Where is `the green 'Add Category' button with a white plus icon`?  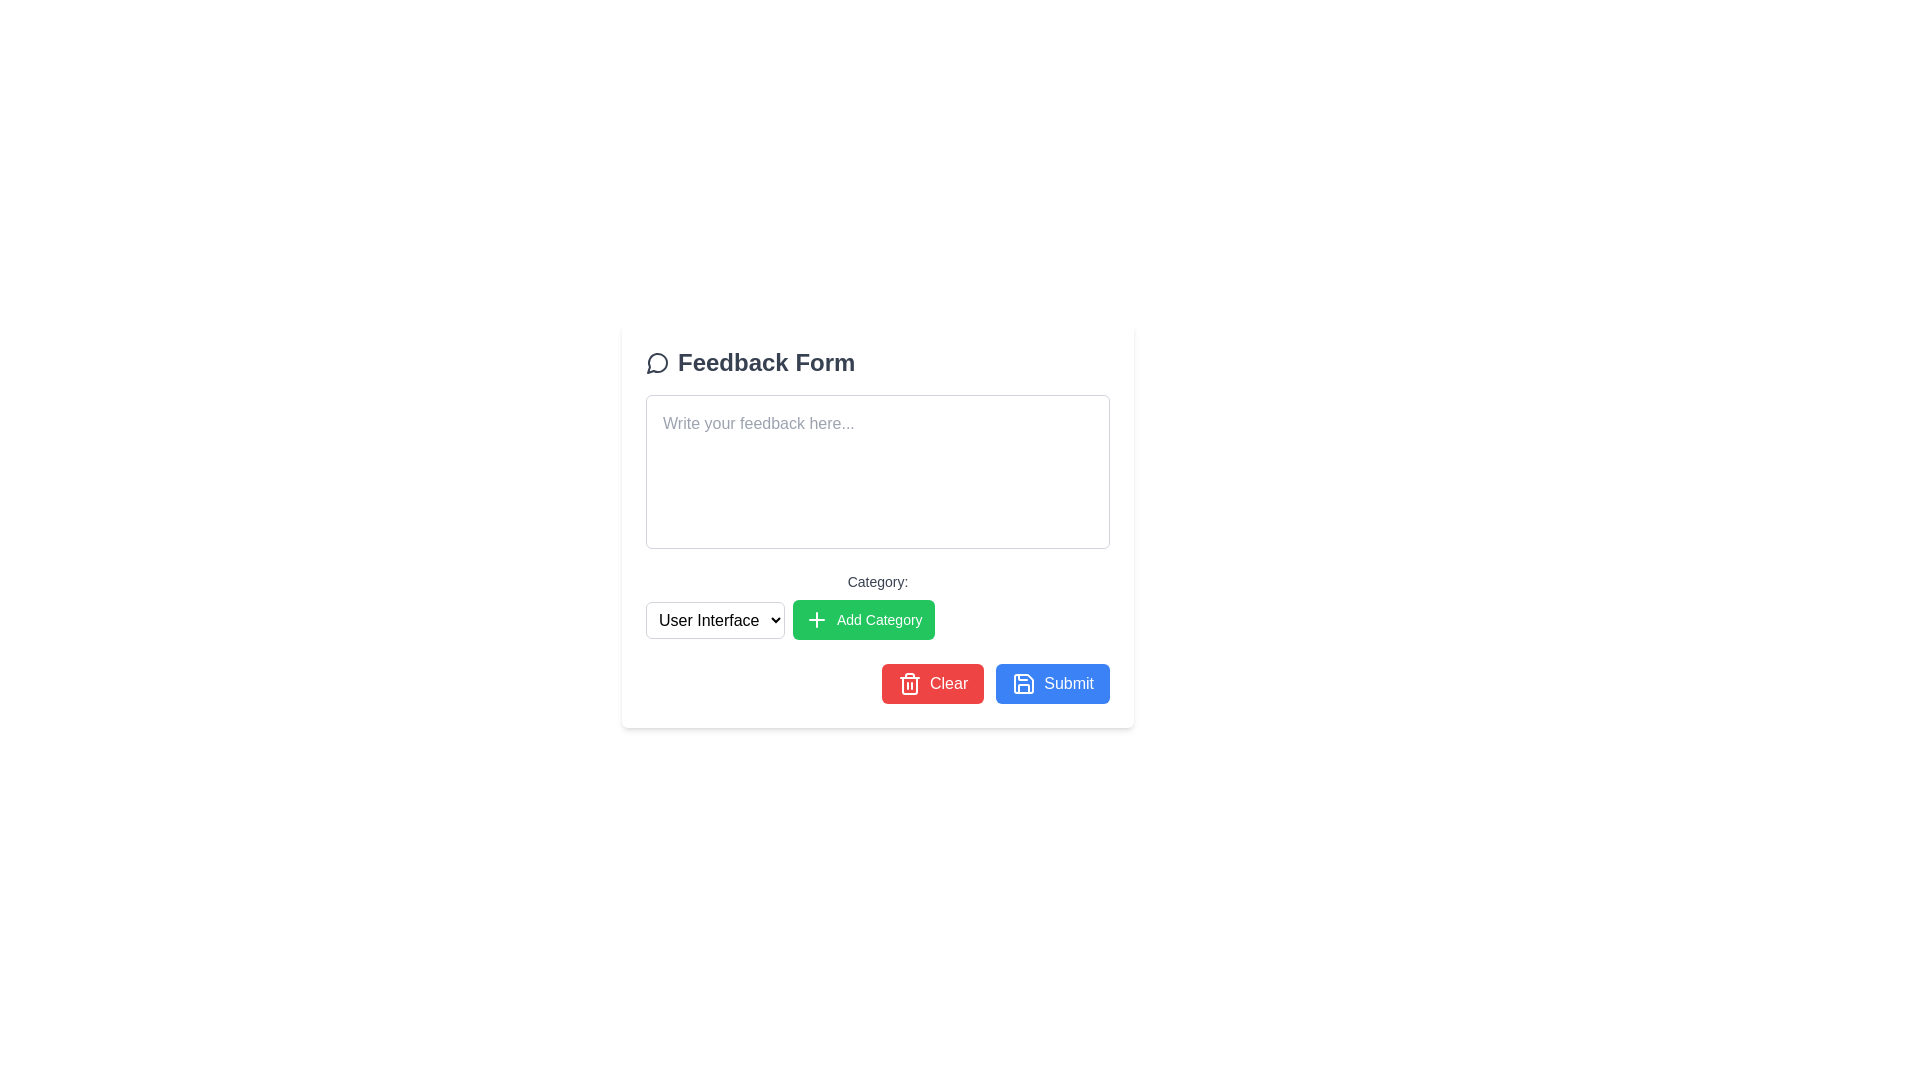 the green 'Add Category' button with a white plus icon is located at coordinates (878, 604).